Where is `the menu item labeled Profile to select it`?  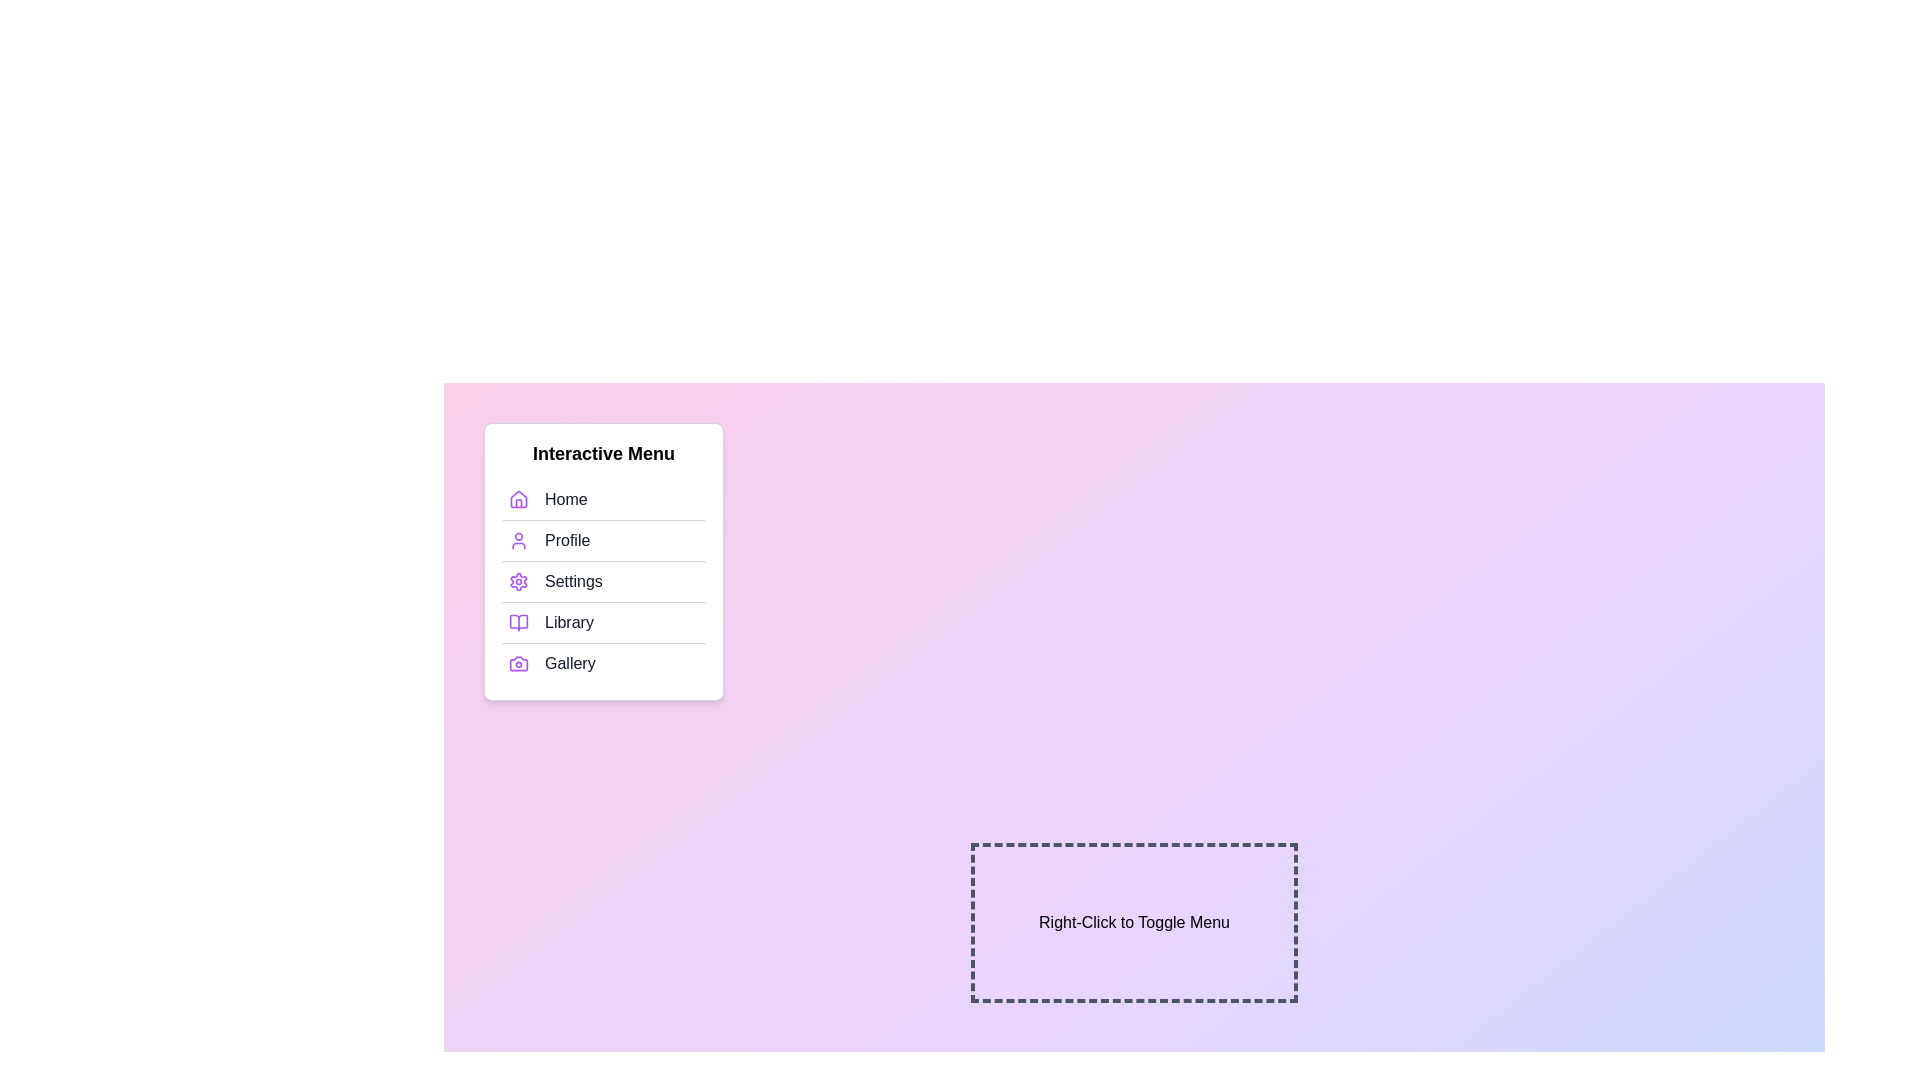 the menu item labeled Profile to select it is located at coordinates (603, 540).